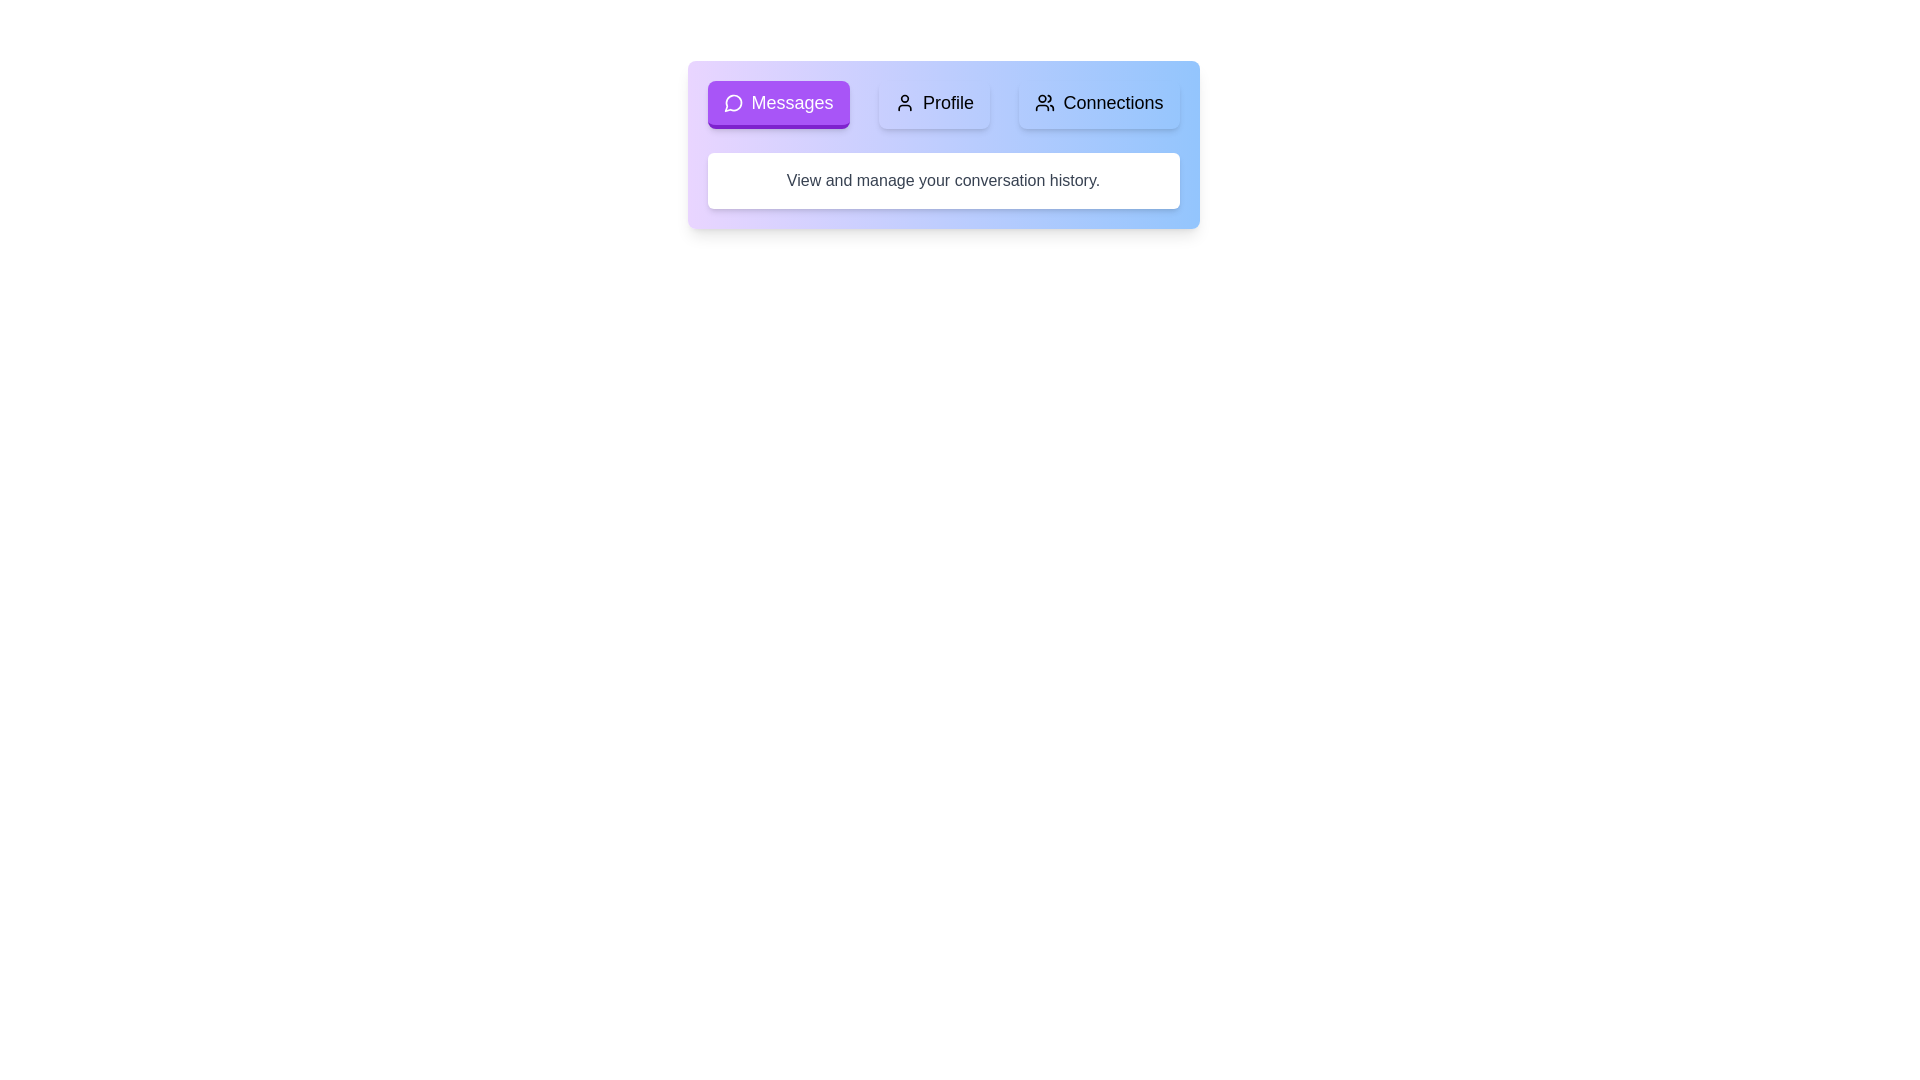 The height and width of the screenshot is (1080, 1920). I want to click on the 'Messages' button located at the top-left side of the interface to trigger its hover state or tooltip, so click(791, 103).